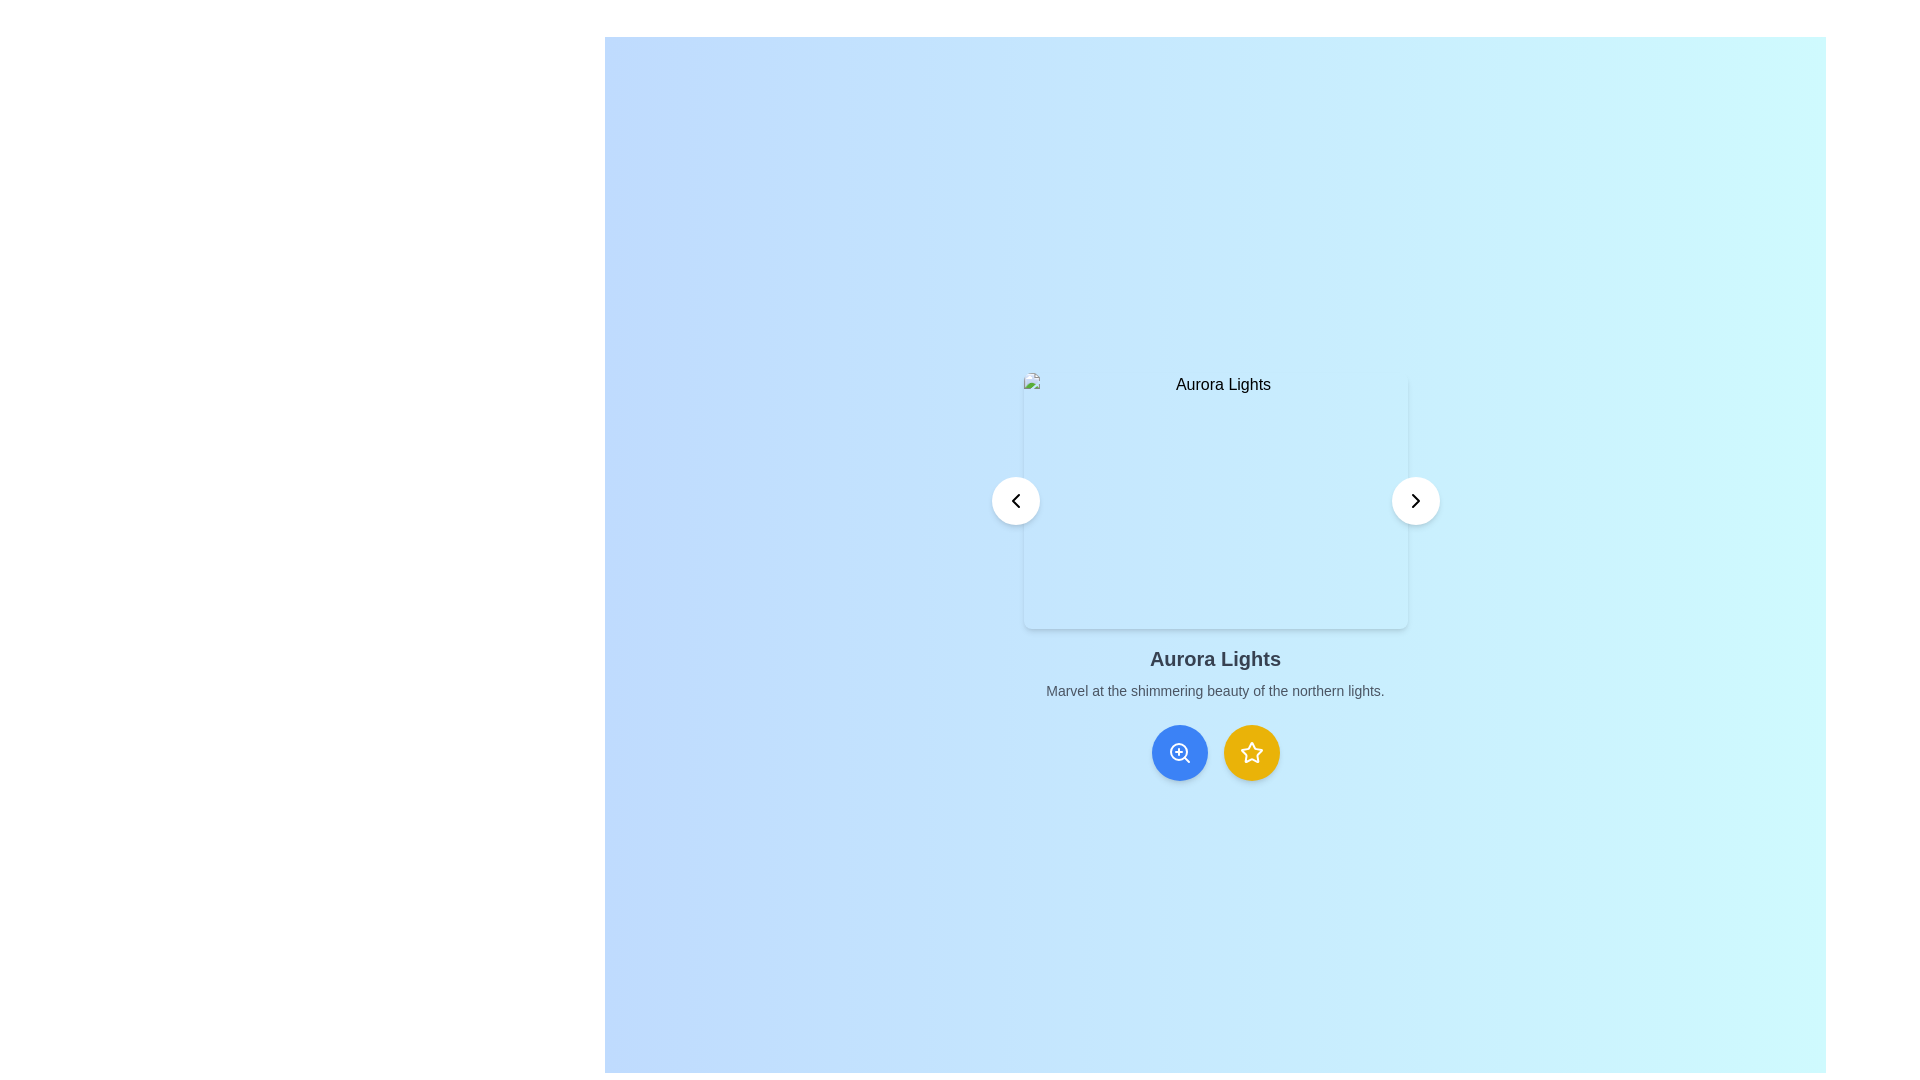  What do you see at coordinates (1015, 500) in the screenshot?
I see `the navigational button with an icon located on the left side of the card interface` at bounding box center [1015, 500].